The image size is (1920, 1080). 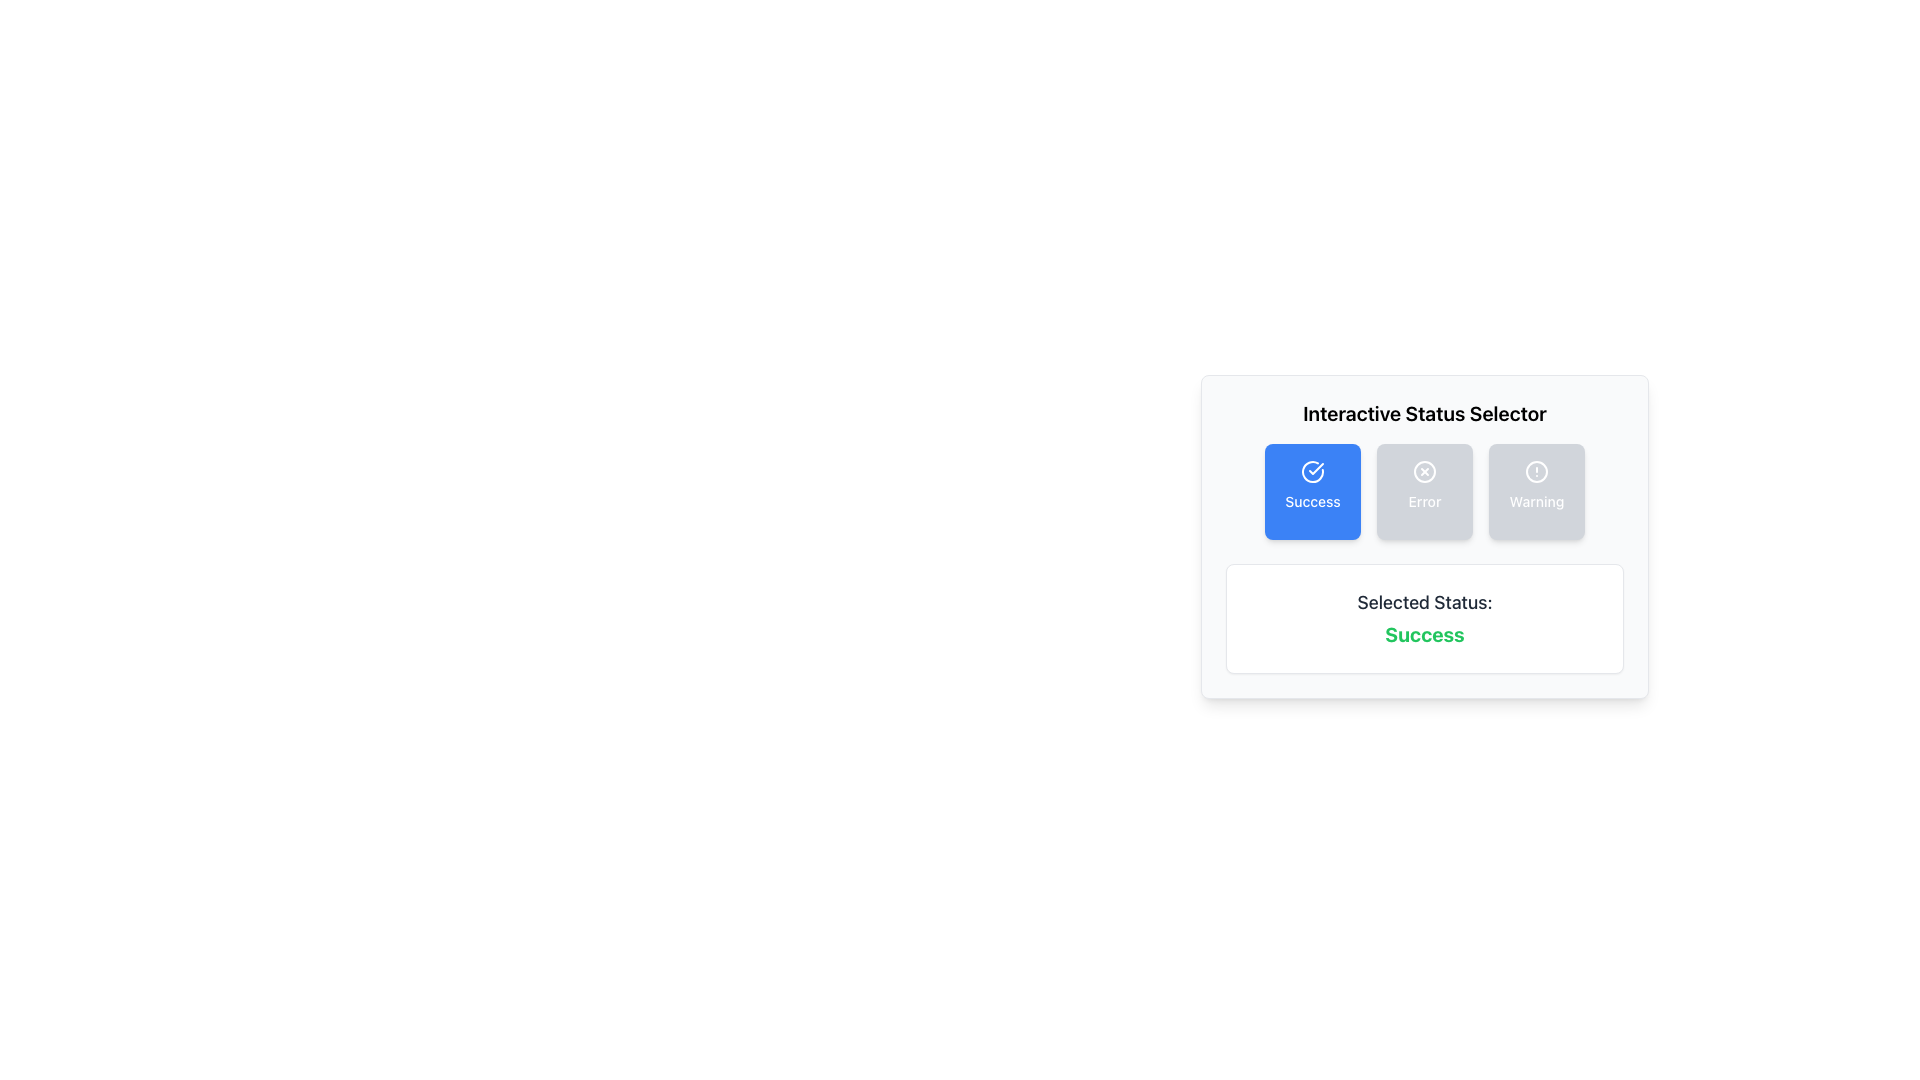 I want to click on the checkmark icon inside a blue circle labeled 'Success', which is part of the interactive selector panel, so click(x=1313, y=471).